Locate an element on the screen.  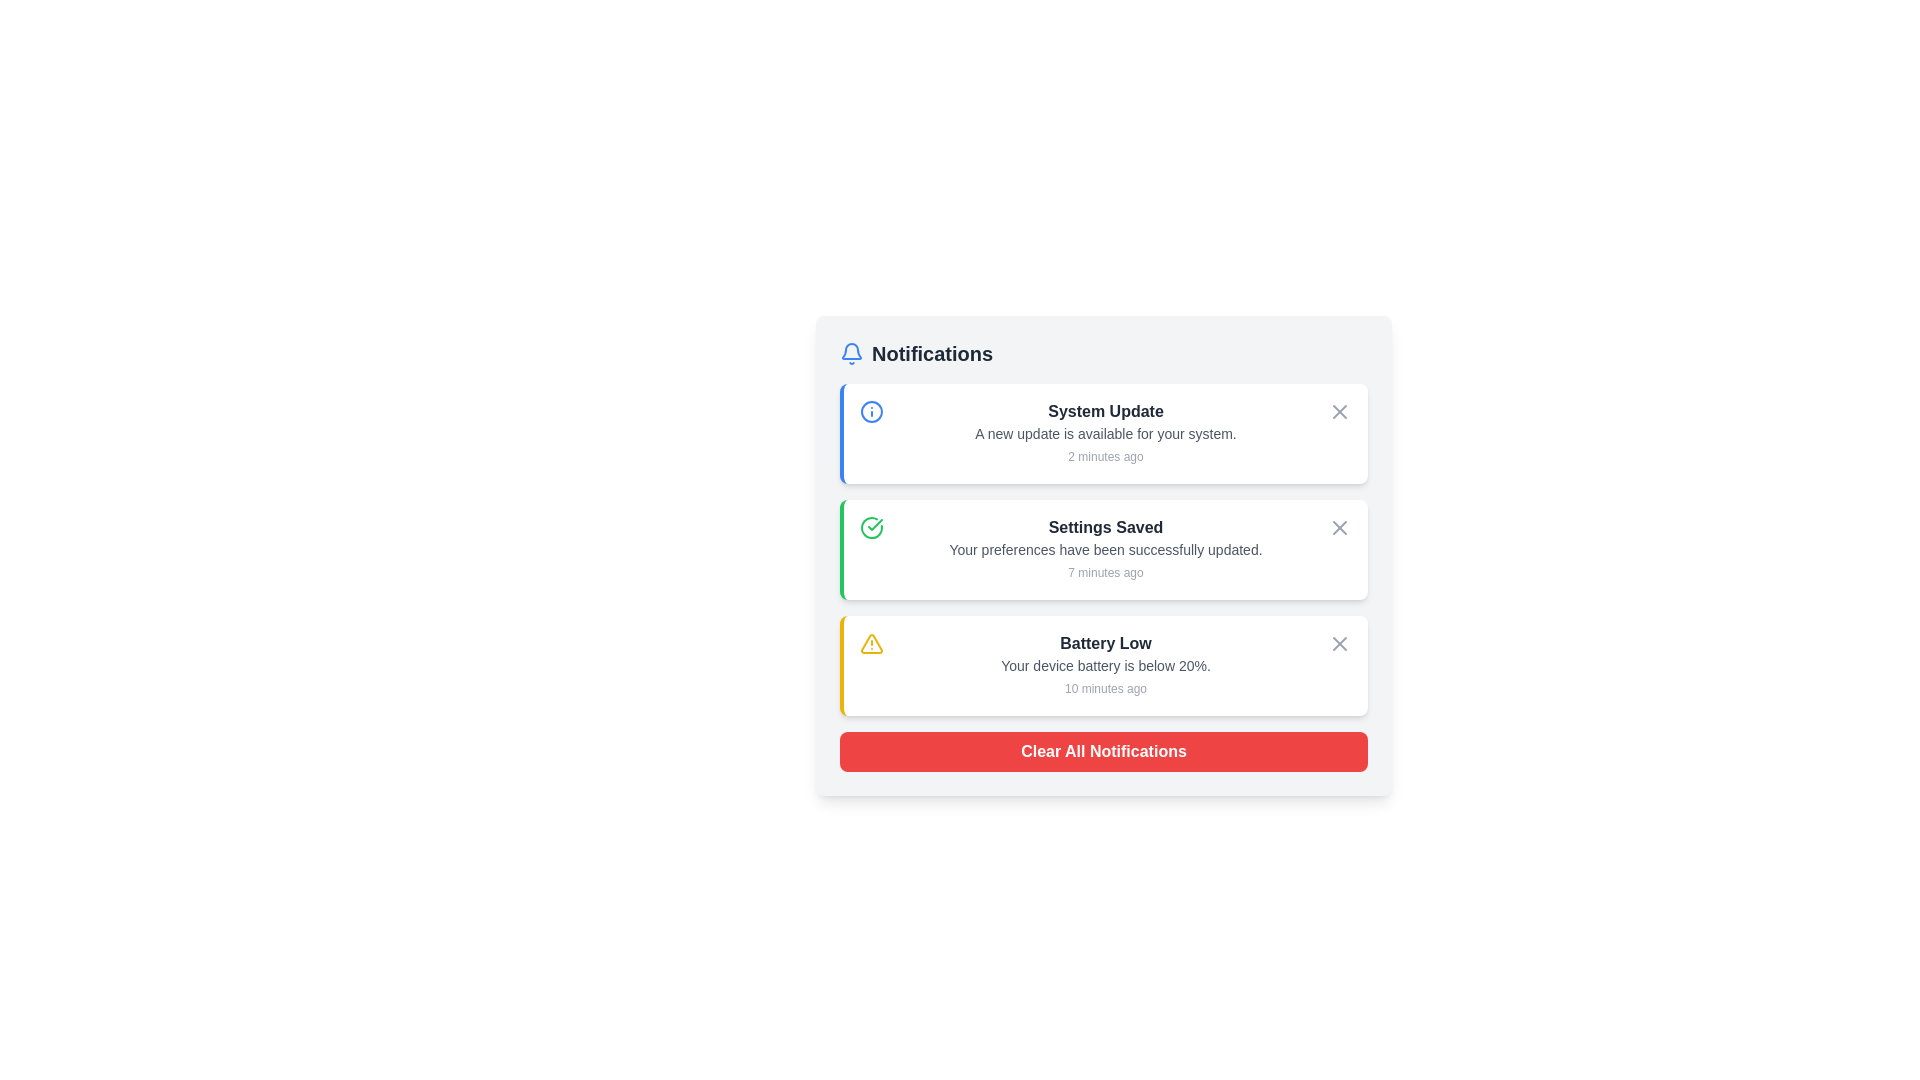
the second notification card in the vertical list of notifications, which indicates that the user's preferences have been successfully updated is located at coordinates (1103, 550).